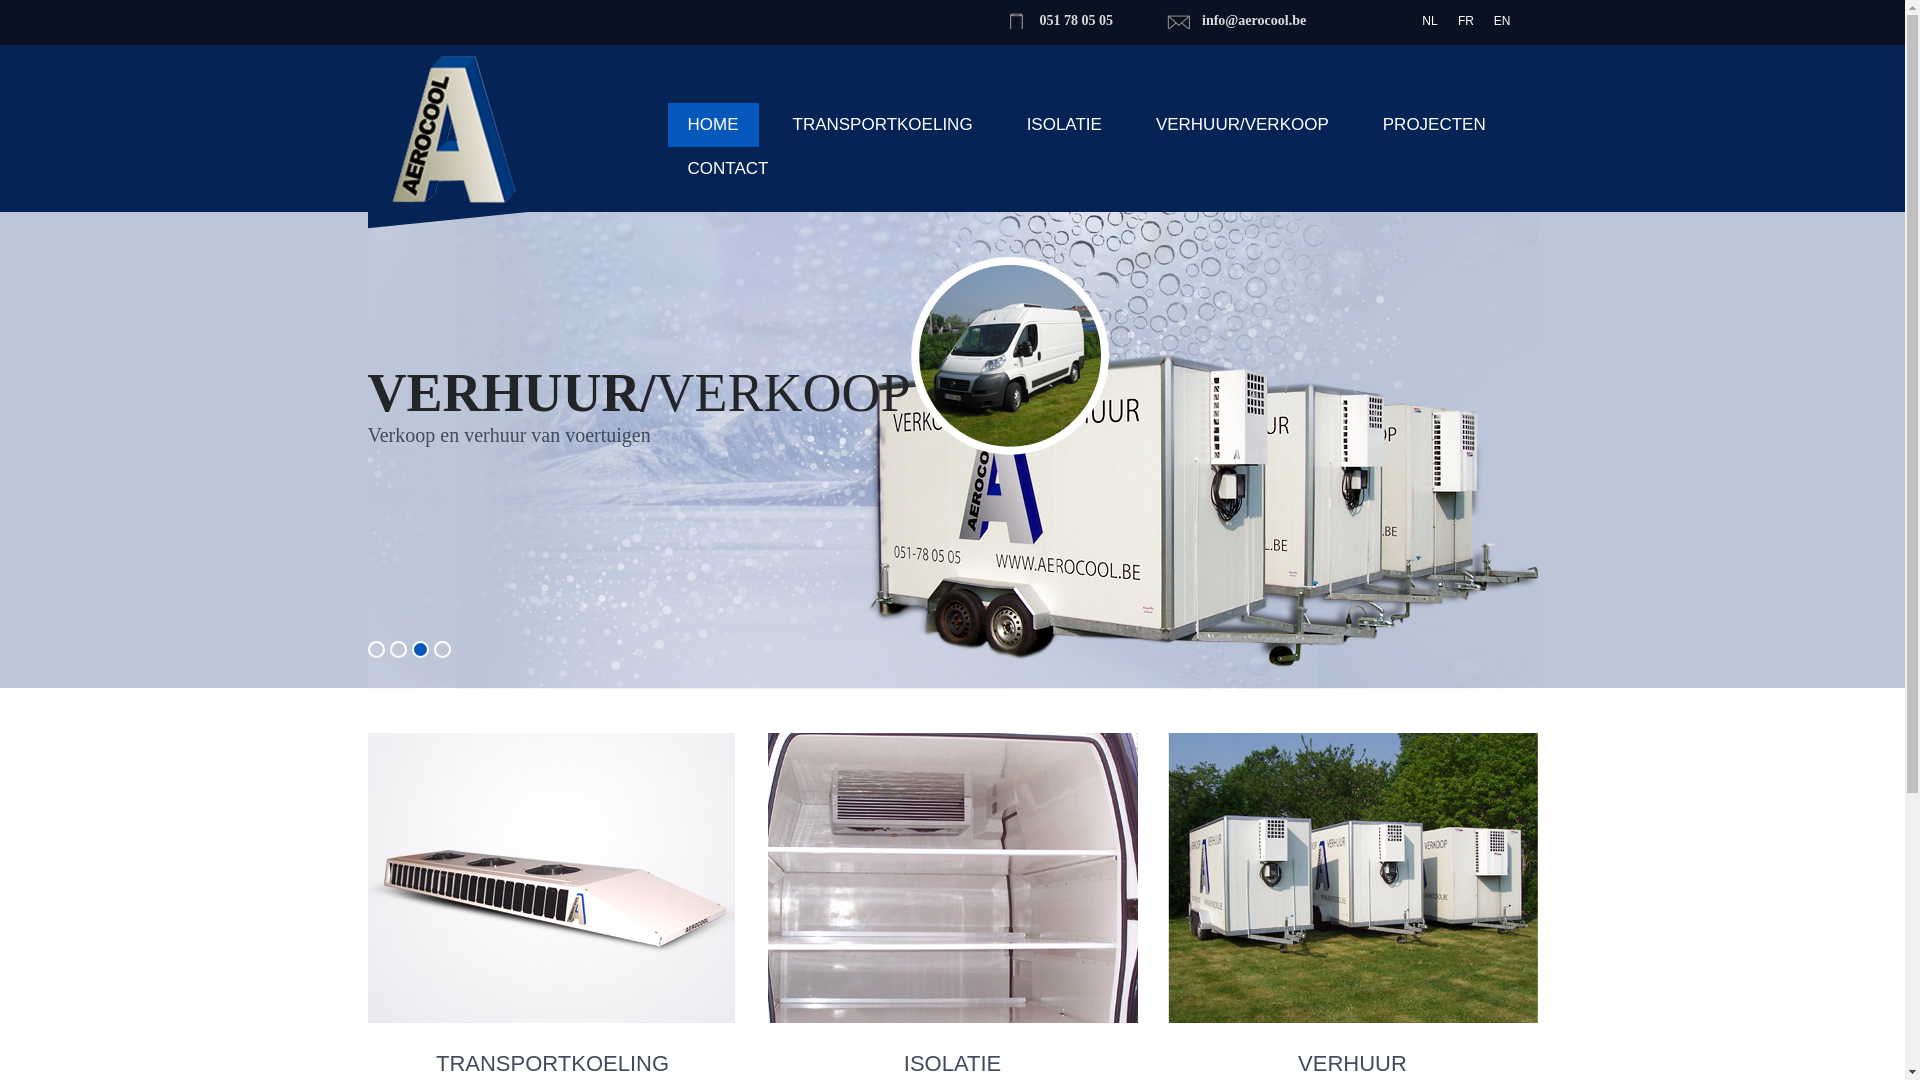  I want to click on '3', so click(411, 649).